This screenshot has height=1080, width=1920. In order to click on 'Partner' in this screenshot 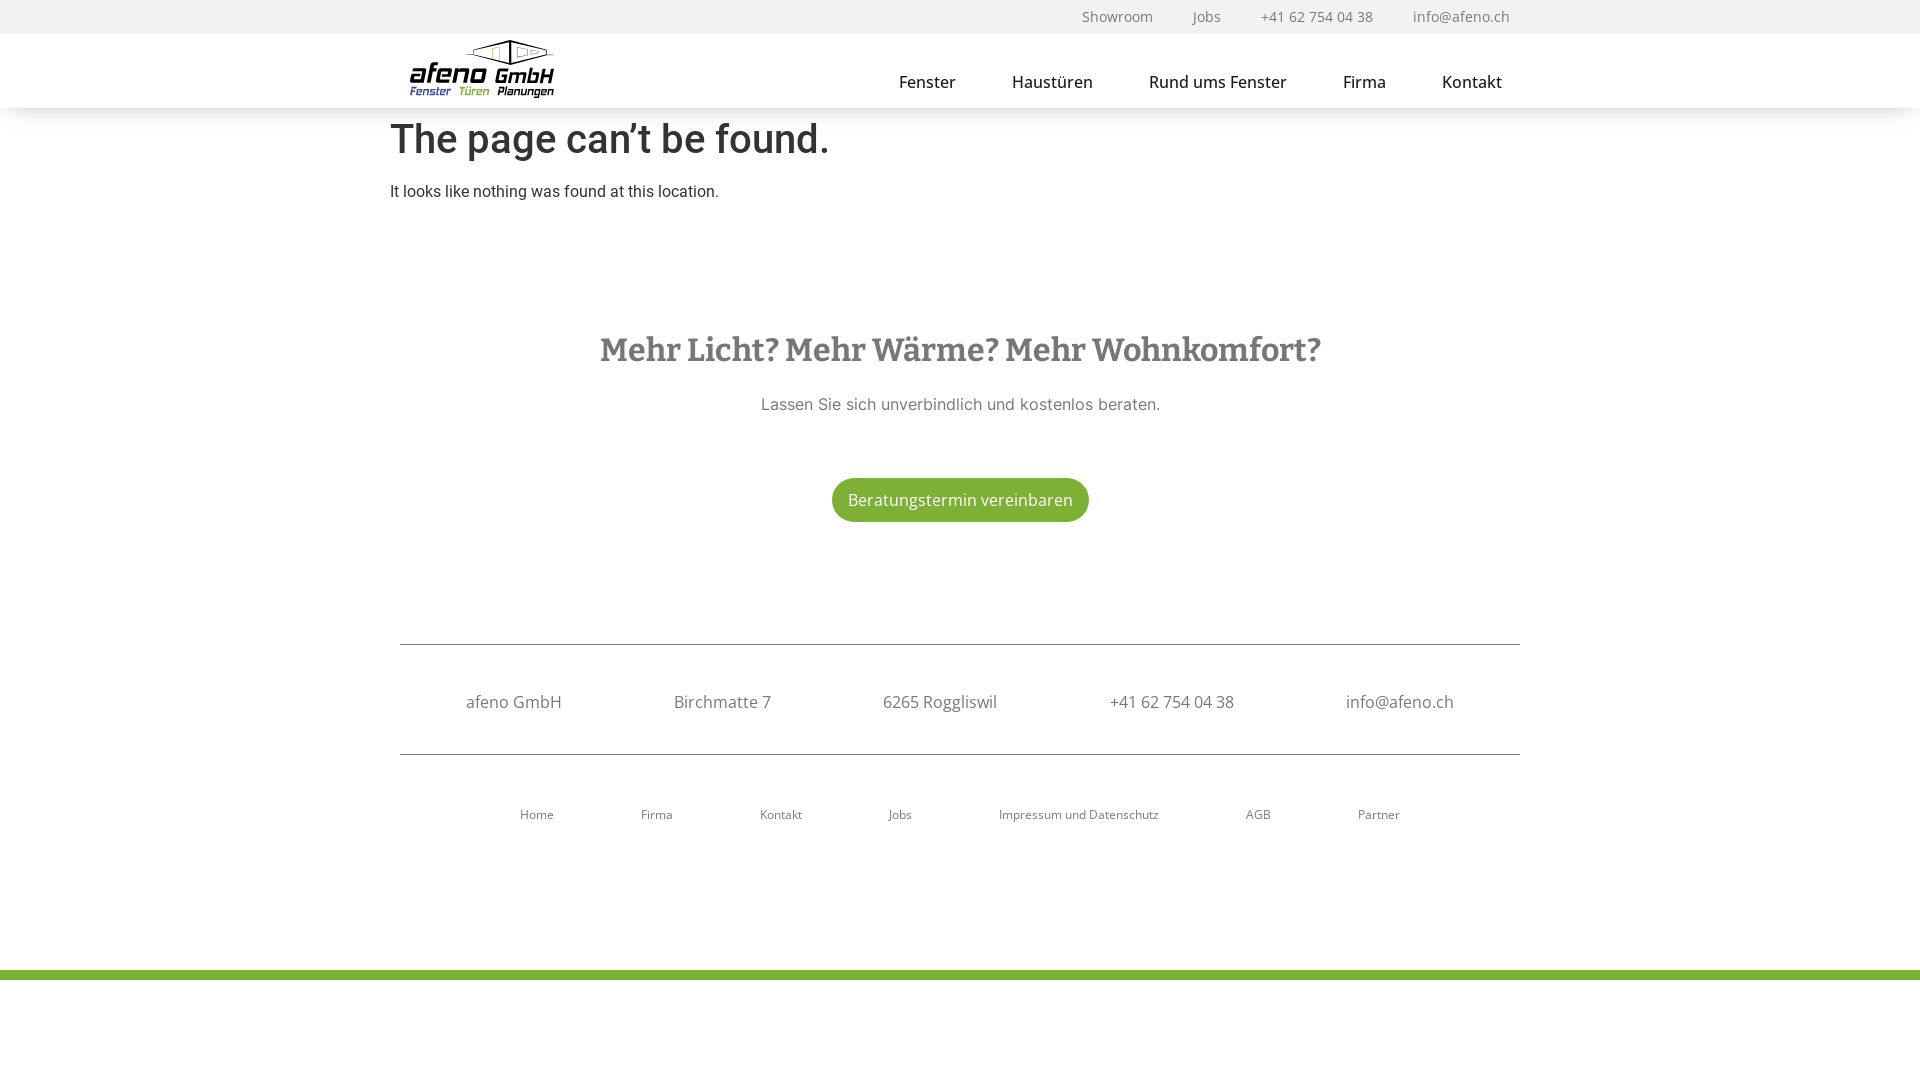, I will do `click(1377, 814)`.